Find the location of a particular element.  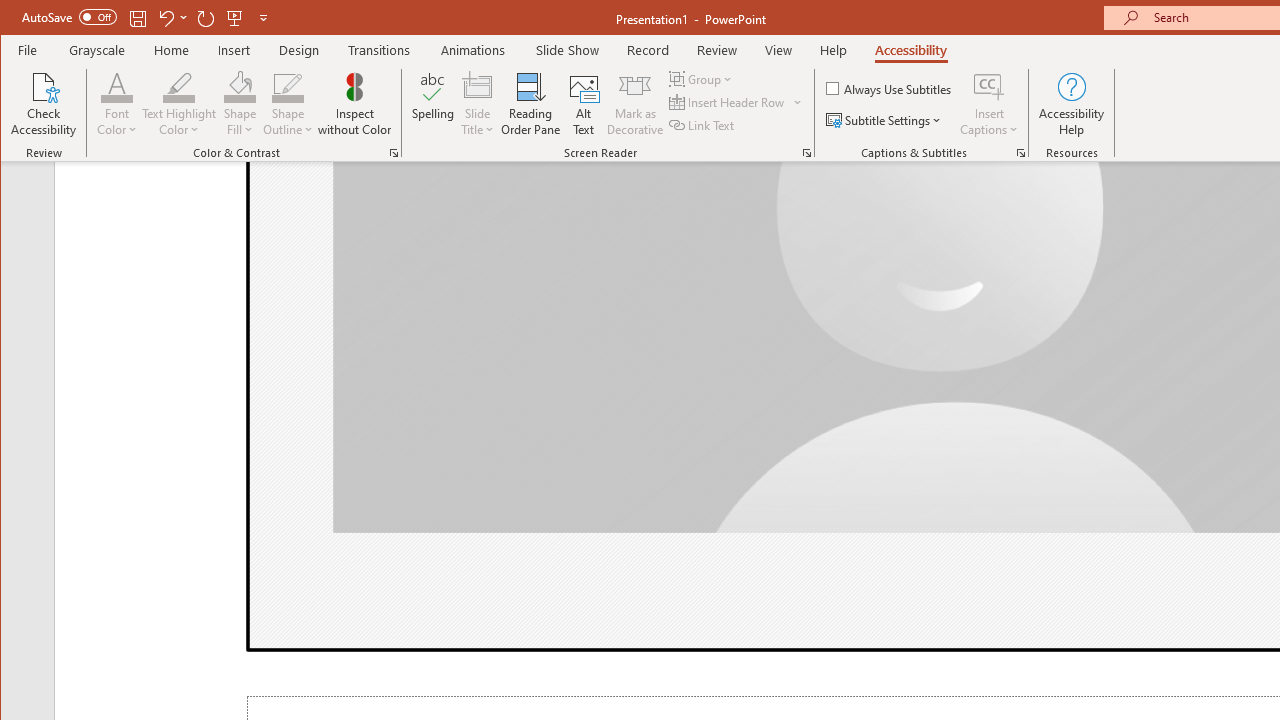

'Mark as Decorative' is located at coordinates (634, 104).